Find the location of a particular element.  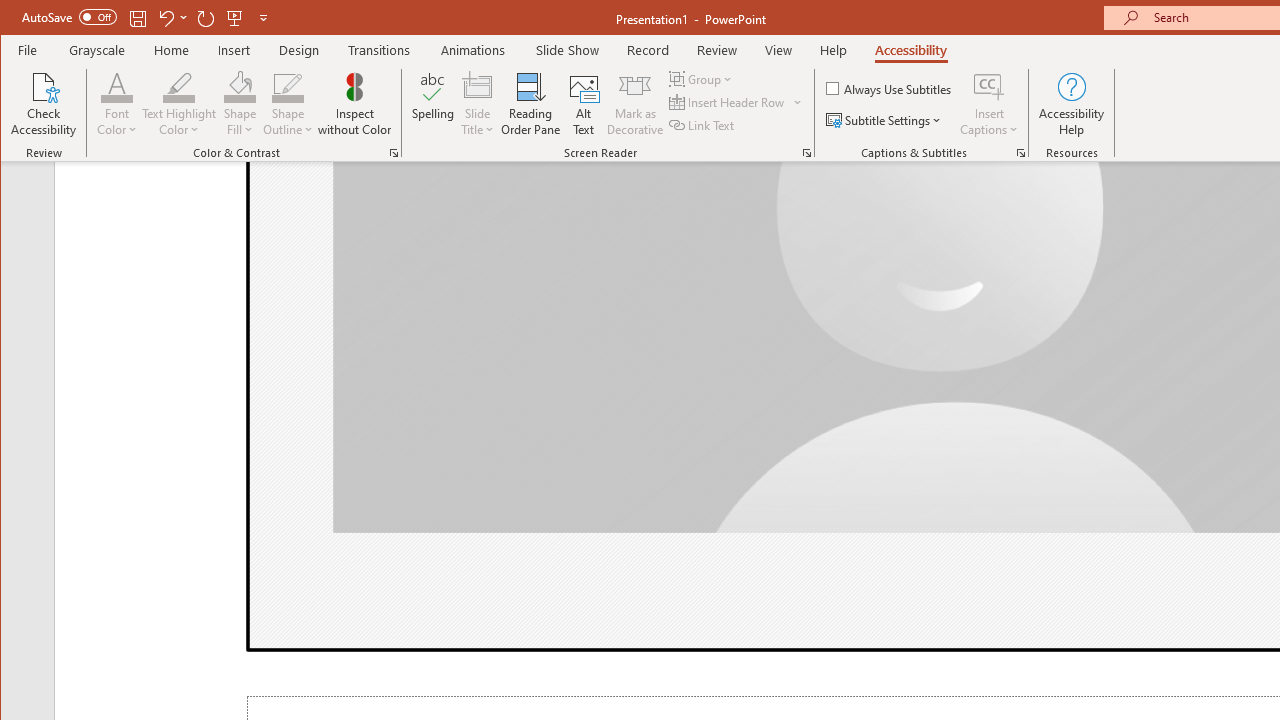

'Mark as Decorative' is located at coordinates (634, 104).